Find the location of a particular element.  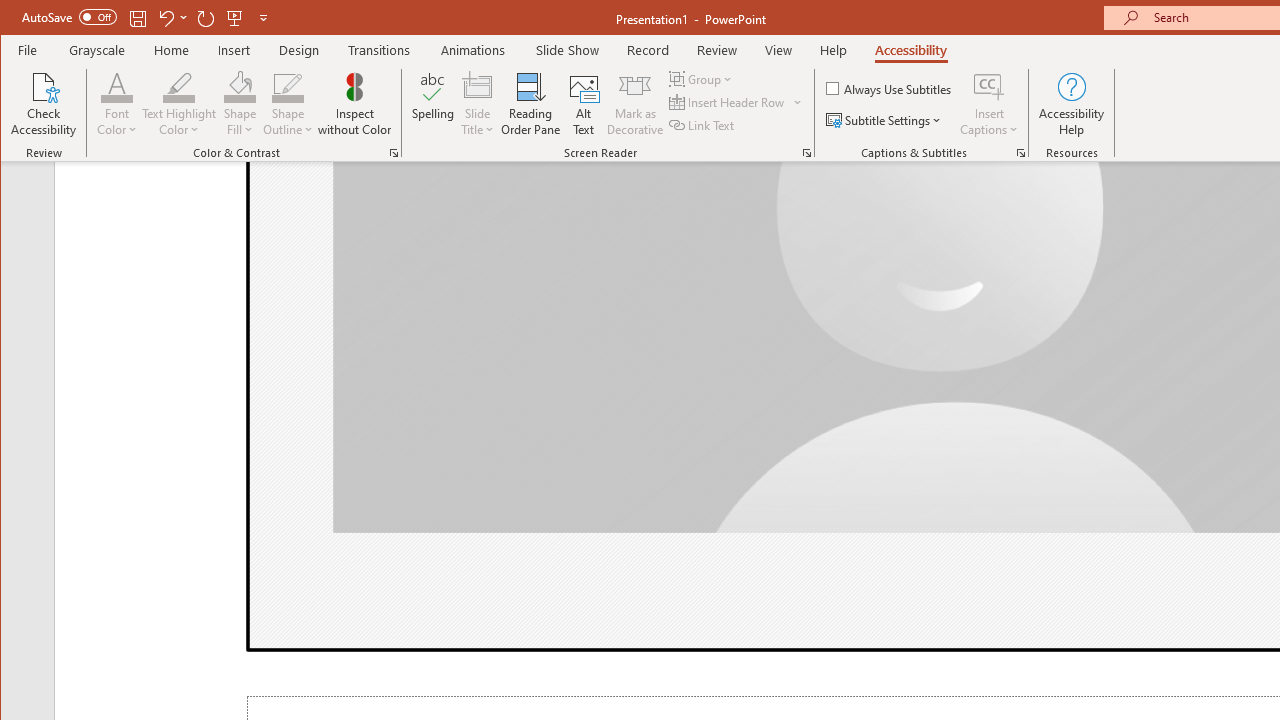

'Mark as Decorative' is located at coordinates (634, 104).